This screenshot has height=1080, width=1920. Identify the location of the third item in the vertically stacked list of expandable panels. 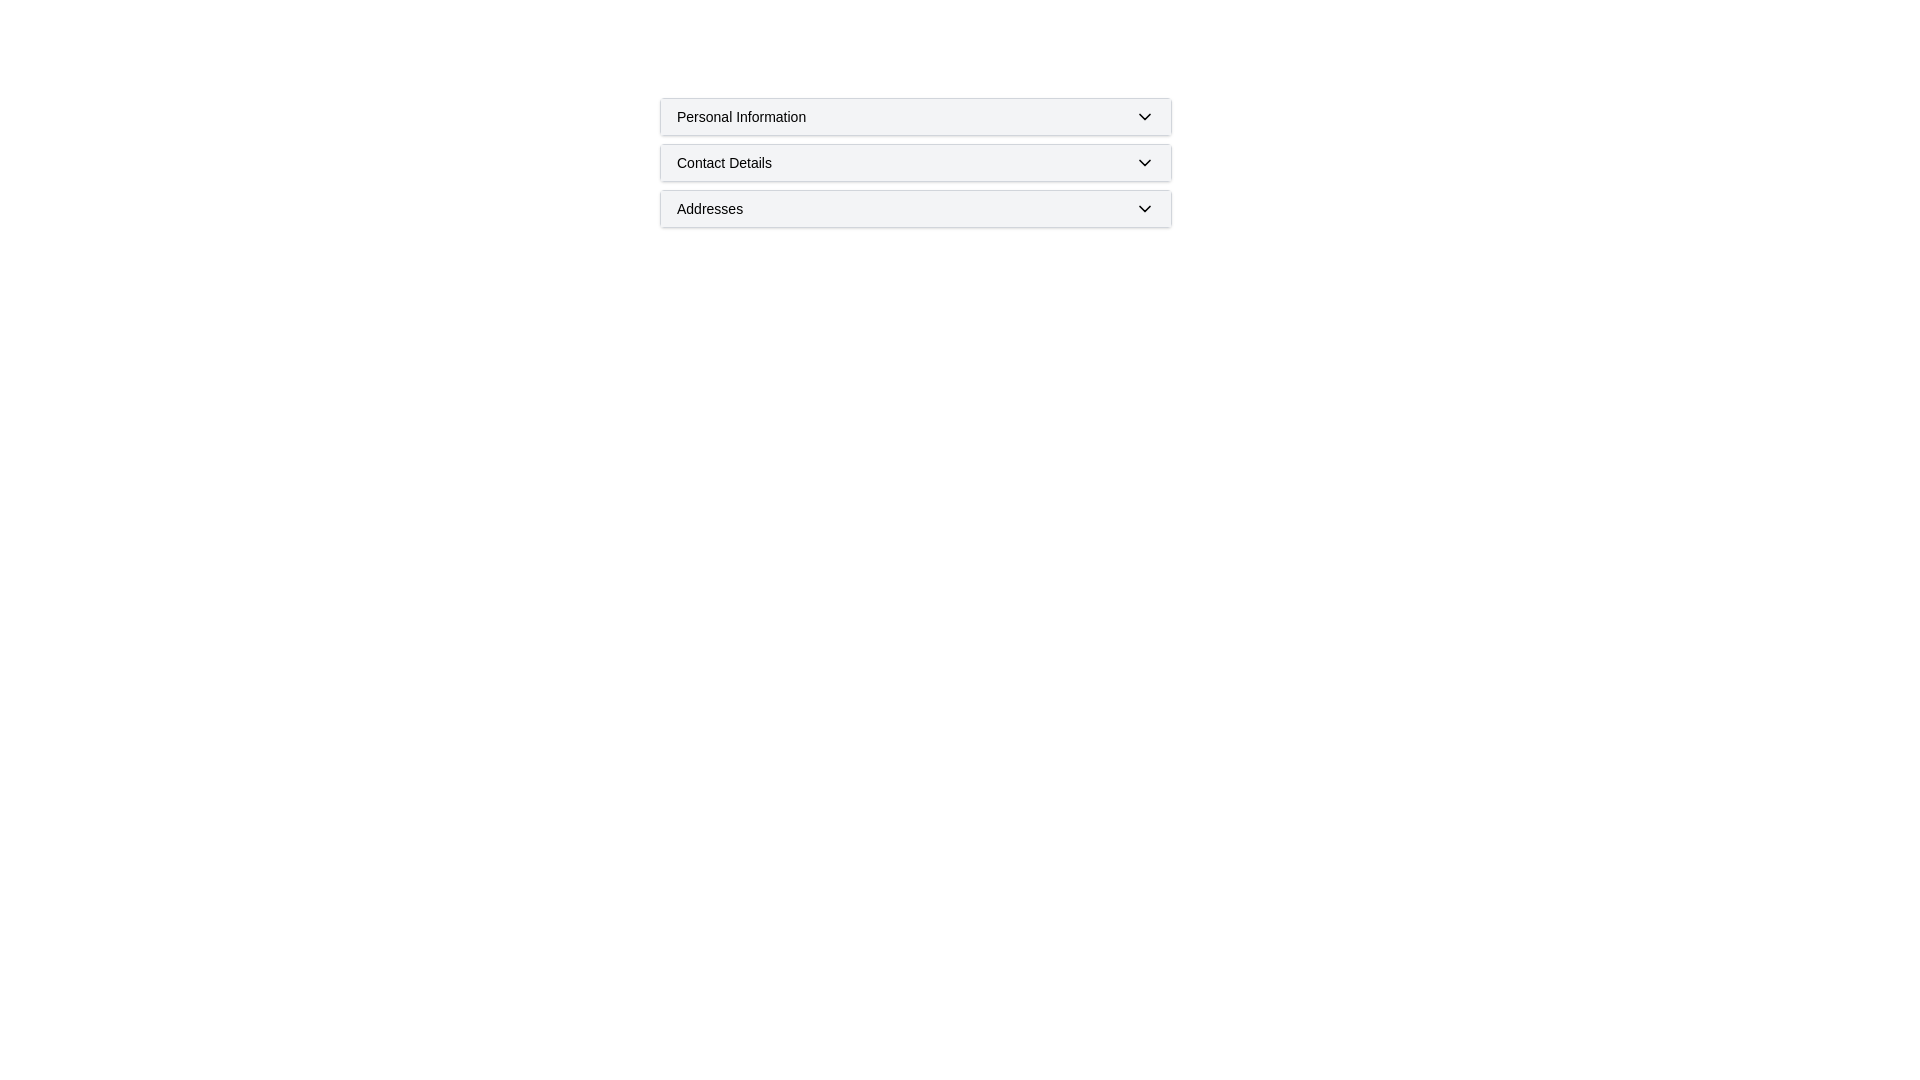
(915, 208).